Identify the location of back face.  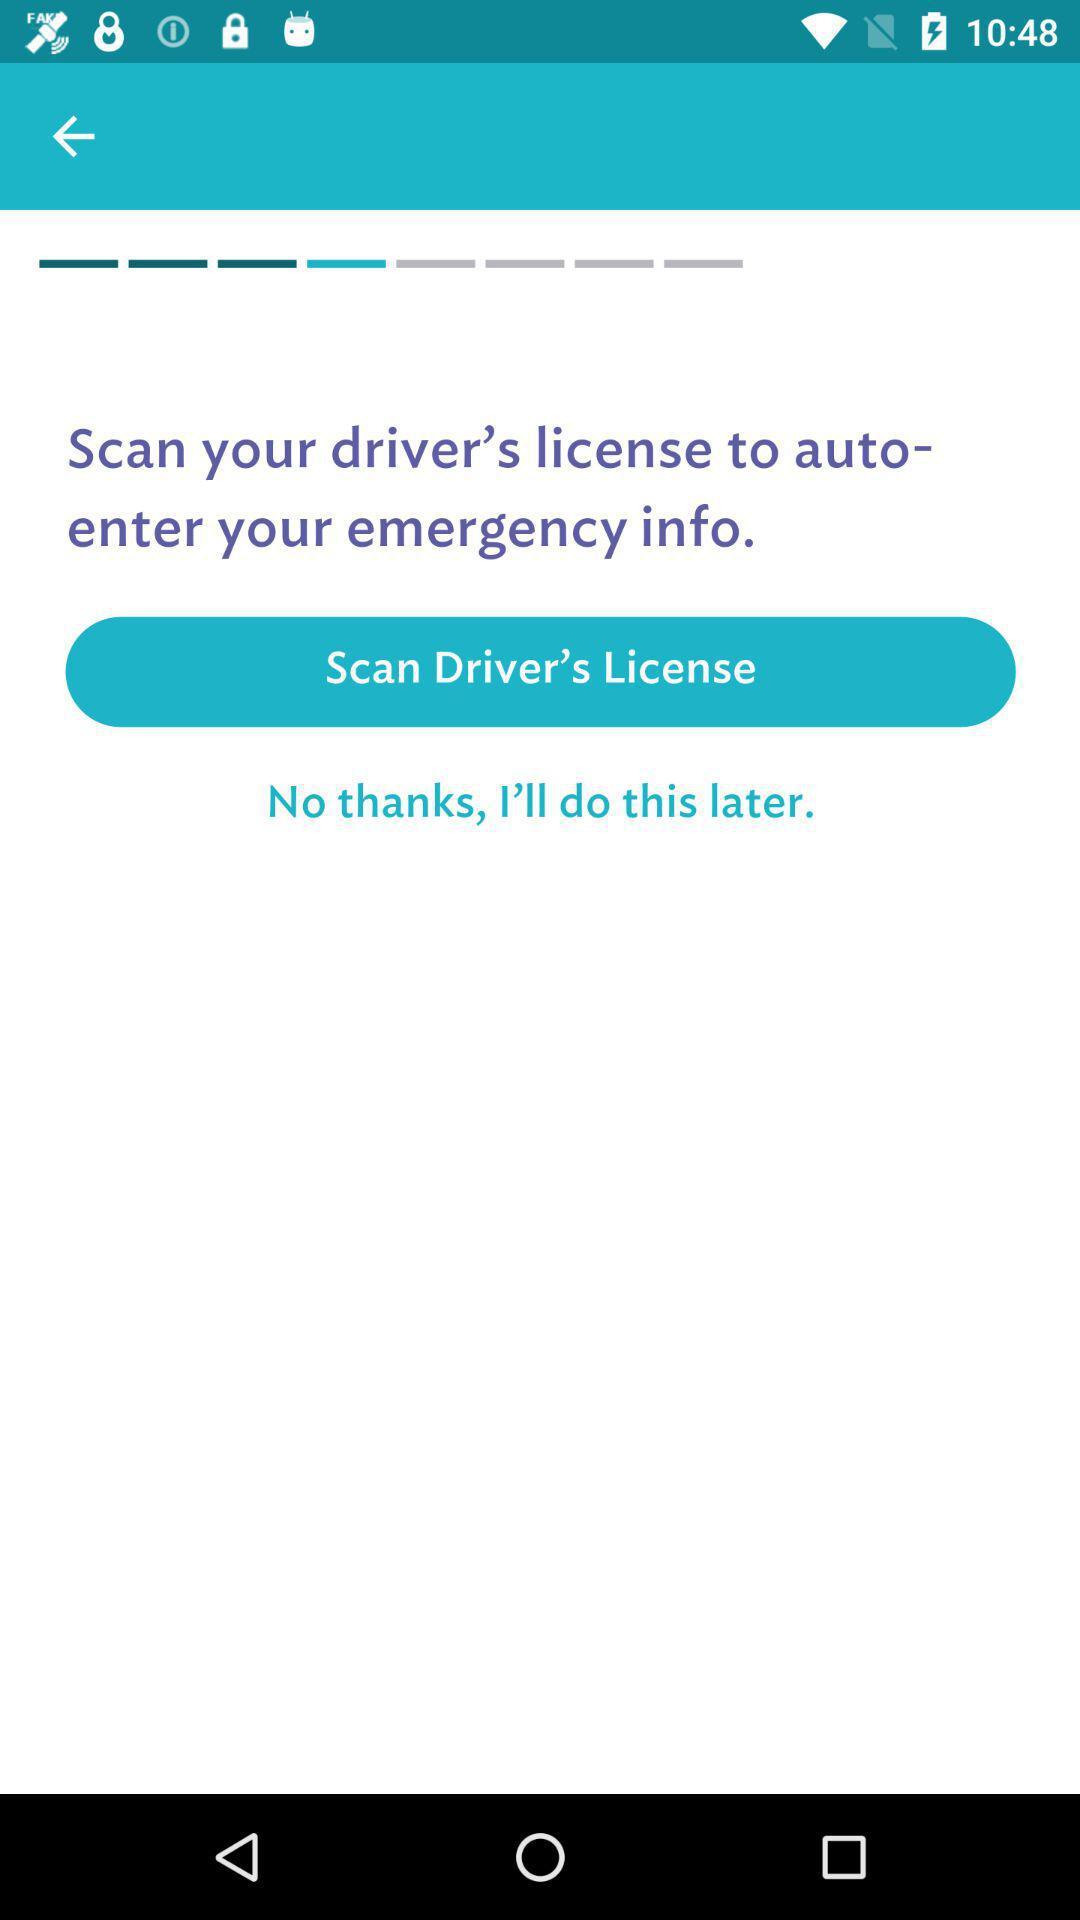
(72, 135).